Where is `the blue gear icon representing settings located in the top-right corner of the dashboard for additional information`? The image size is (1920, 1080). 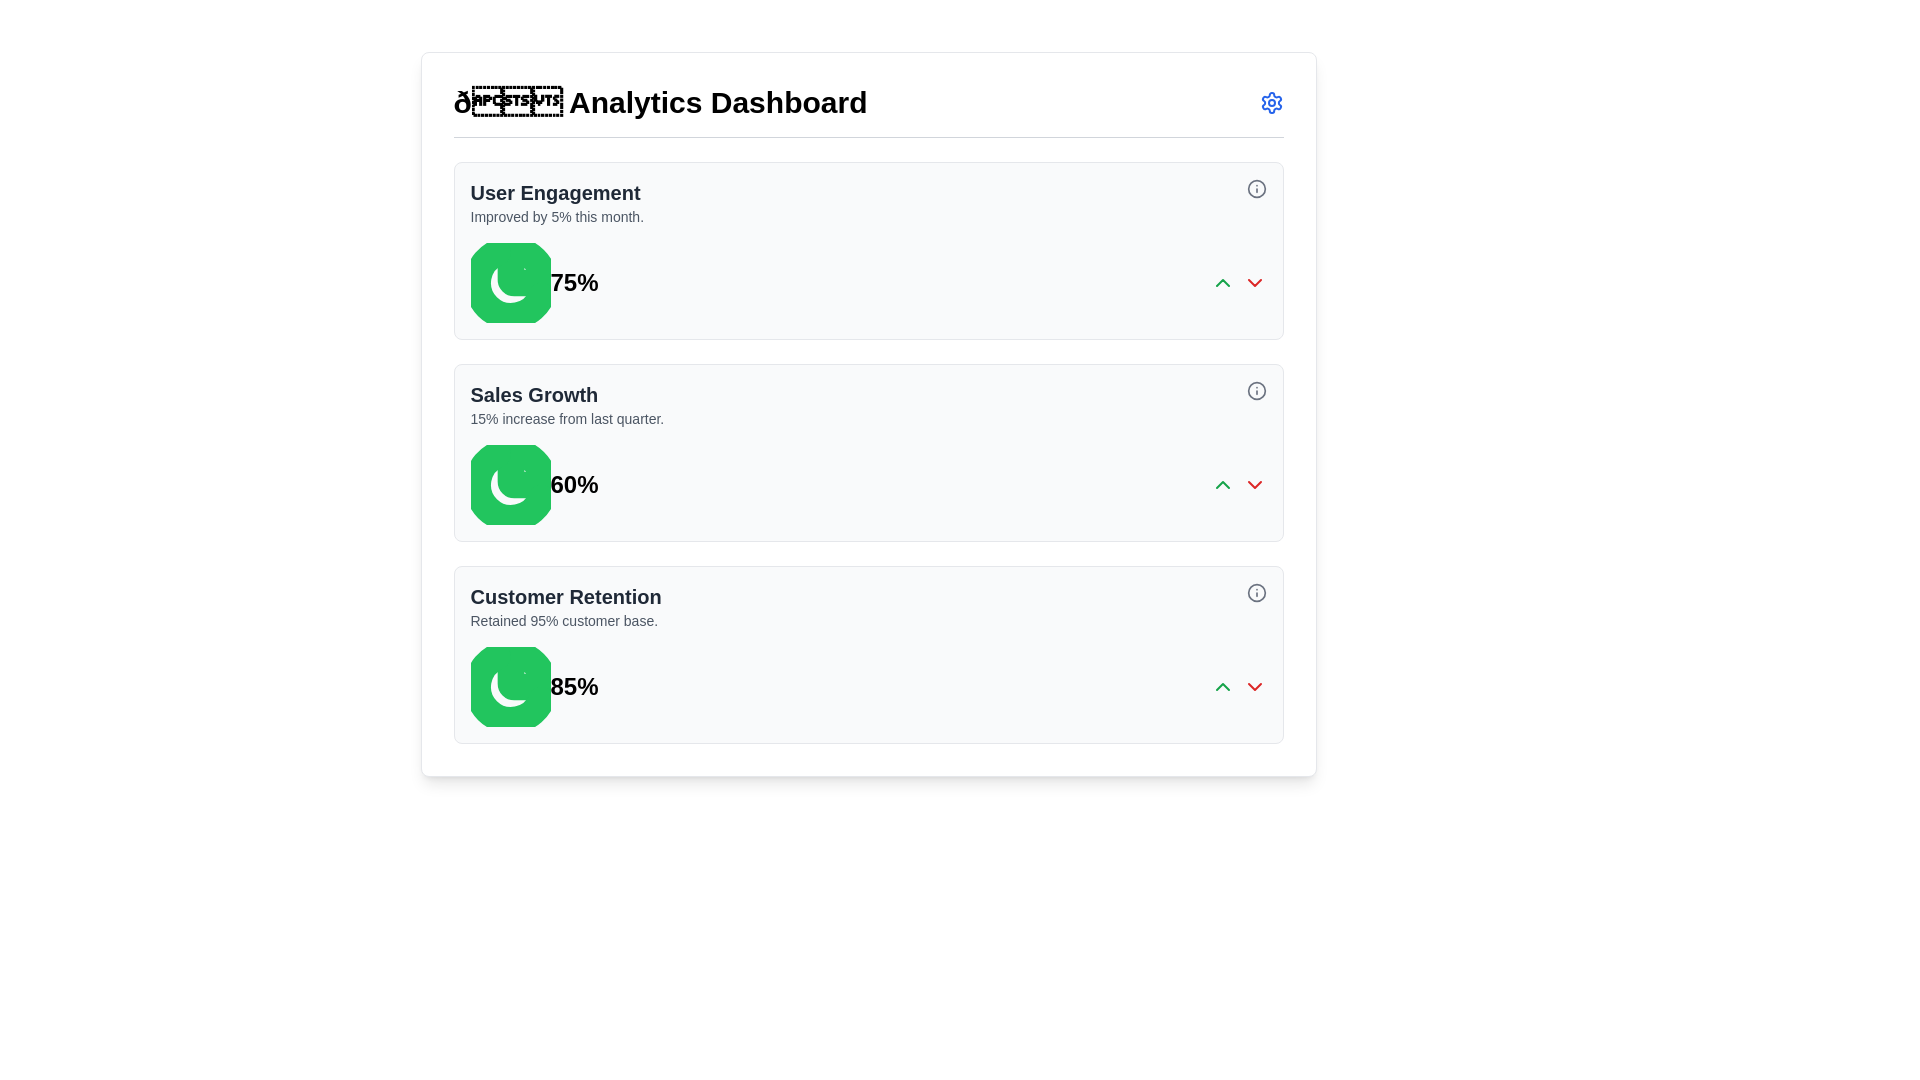
the blue gear icon representing settings located in the top-right corner of the dashboard for additional information is located at coordinates (1270, 103).